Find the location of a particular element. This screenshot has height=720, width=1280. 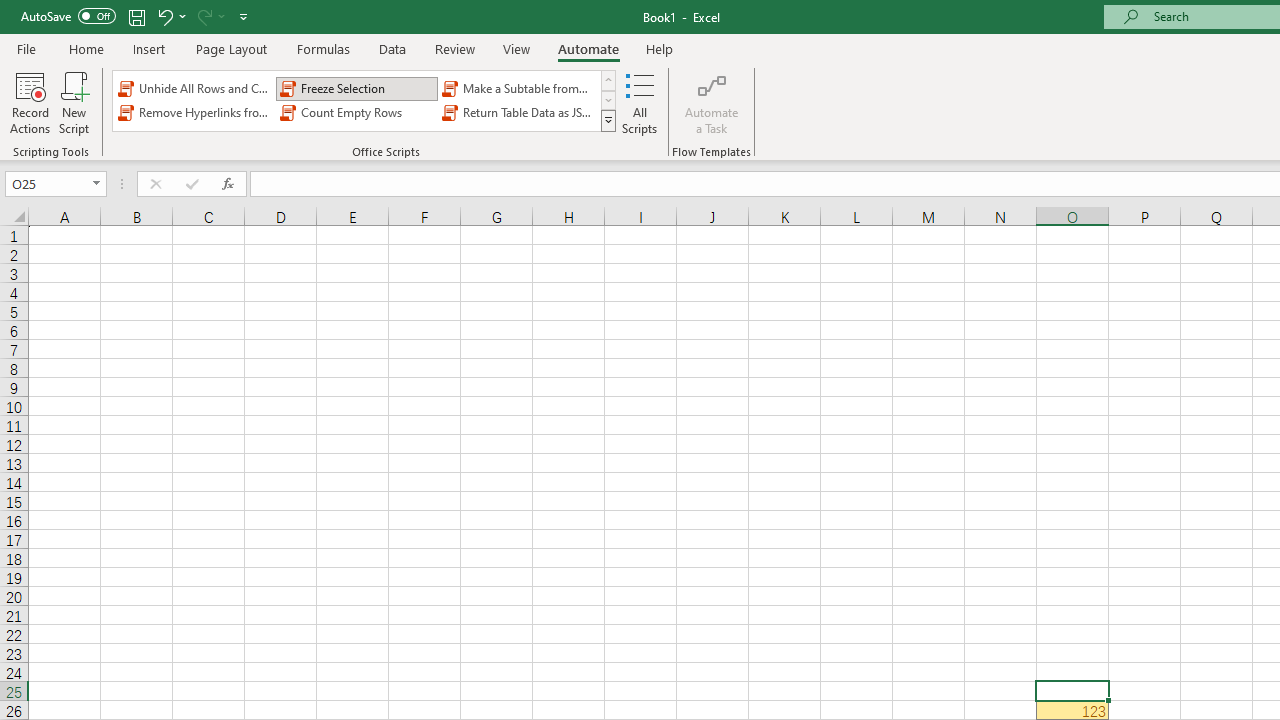

'Undo' is located at coordinates (164, 16).